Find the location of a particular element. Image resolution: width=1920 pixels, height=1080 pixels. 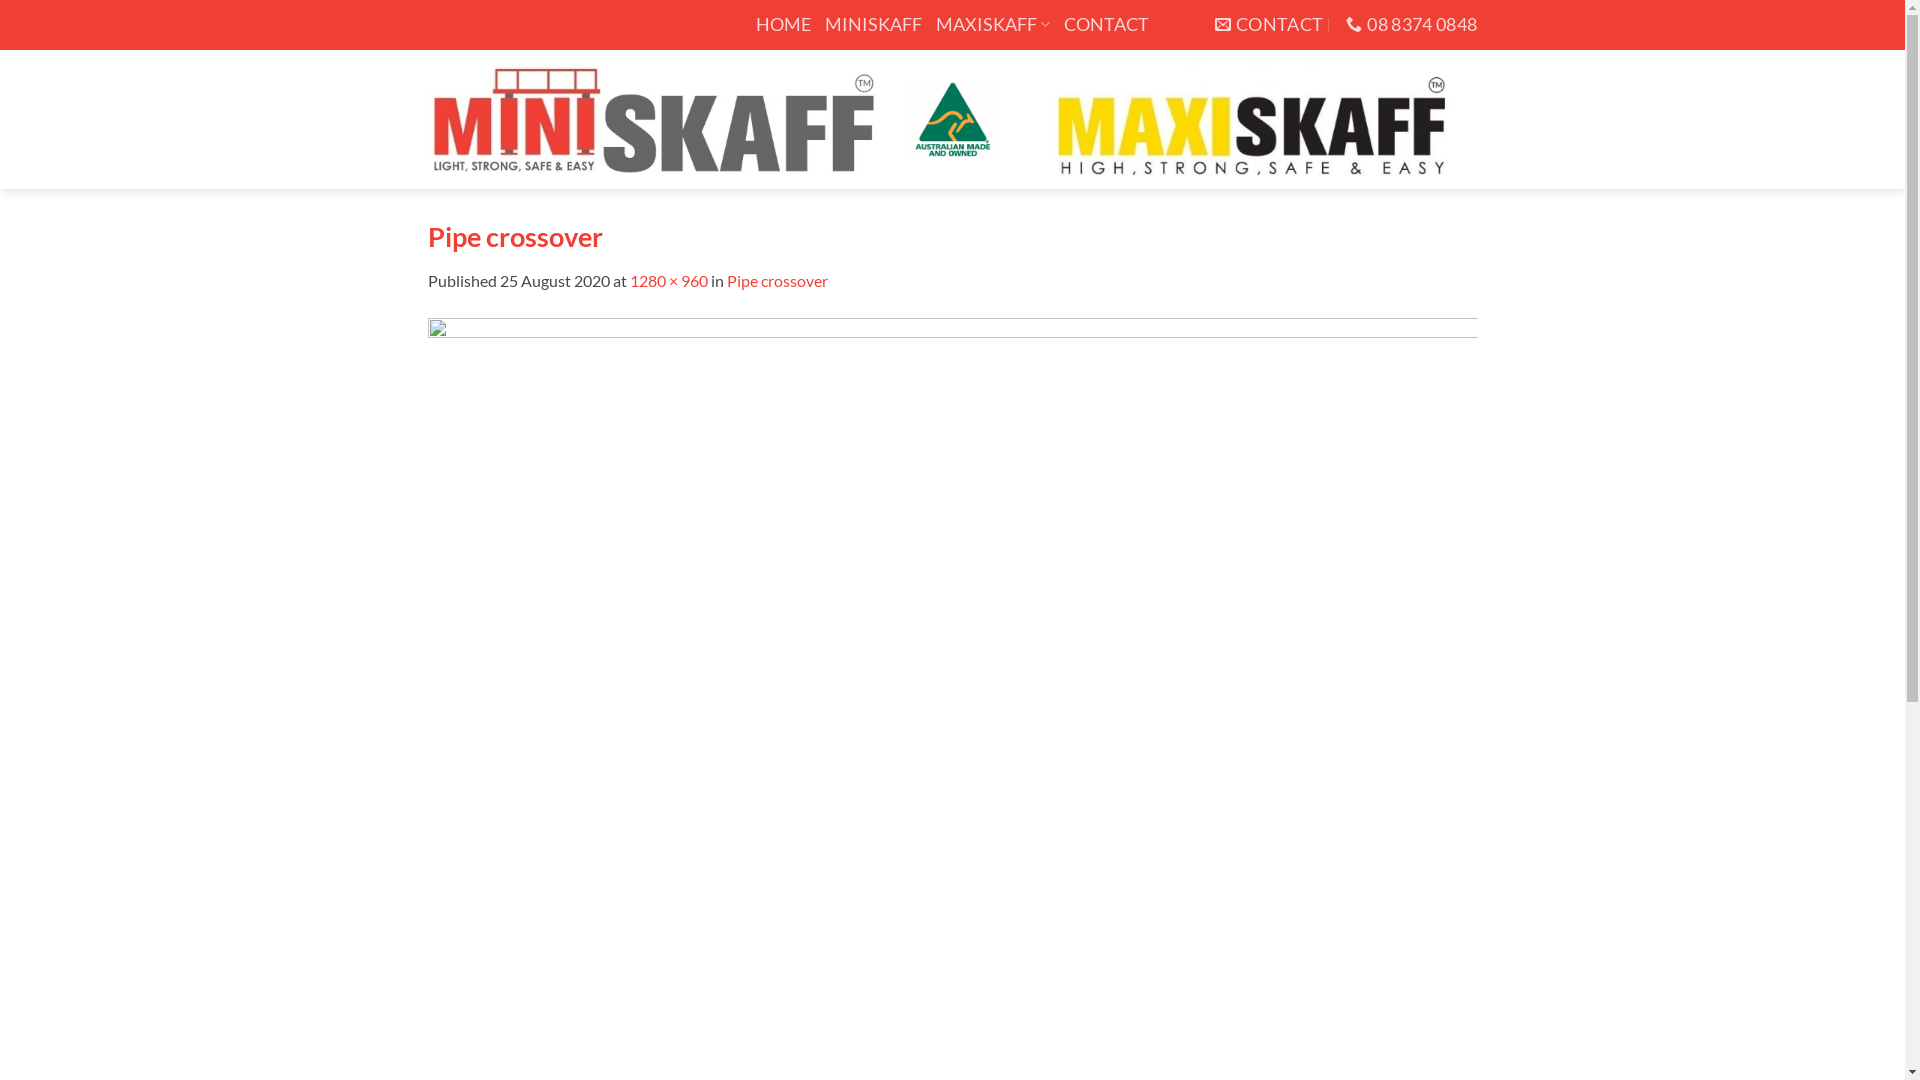

'HOME' is located at coordinates (782, 24).